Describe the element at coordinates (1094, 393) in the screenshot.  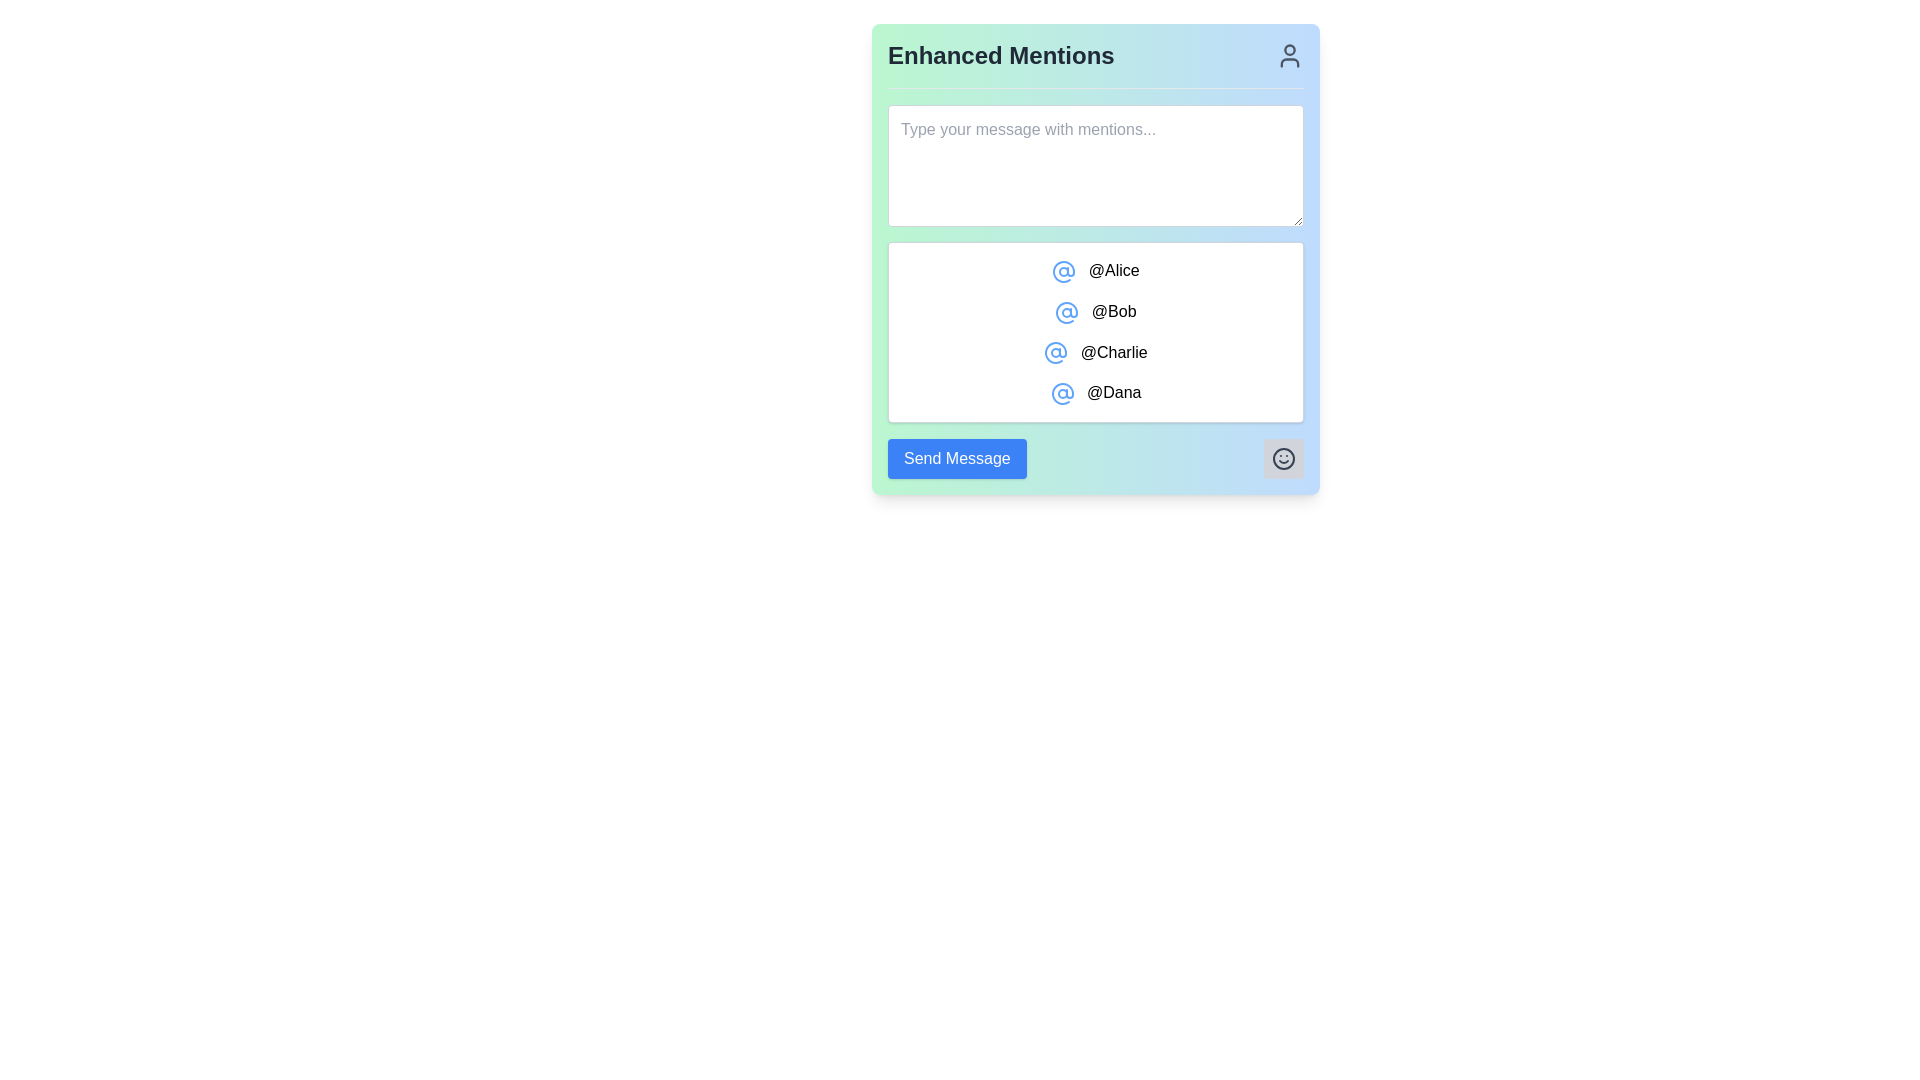
I see `the interactive user mention labeled '@Dana'` at that location.